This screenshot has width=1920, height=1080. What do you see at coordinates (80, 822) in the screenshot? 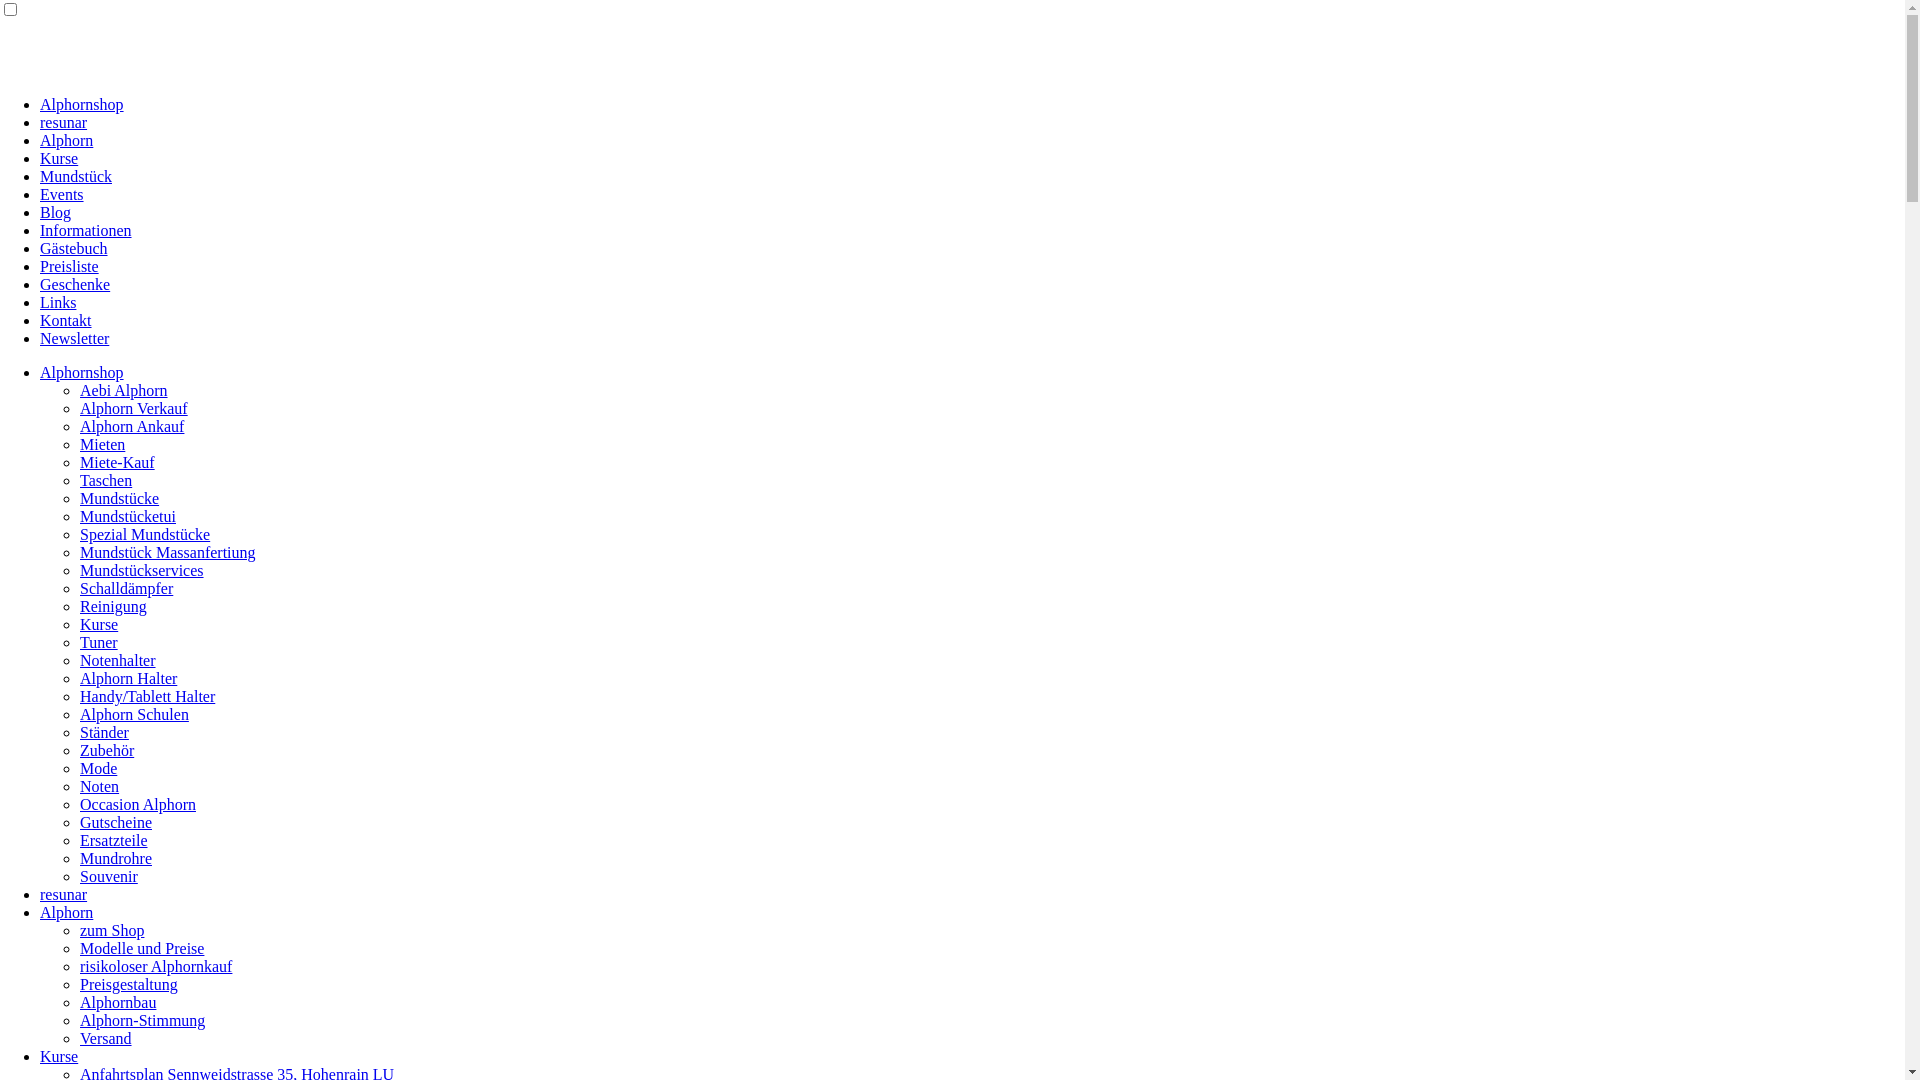
I see `'Gutscheine'` at bounding box center [80, 822].